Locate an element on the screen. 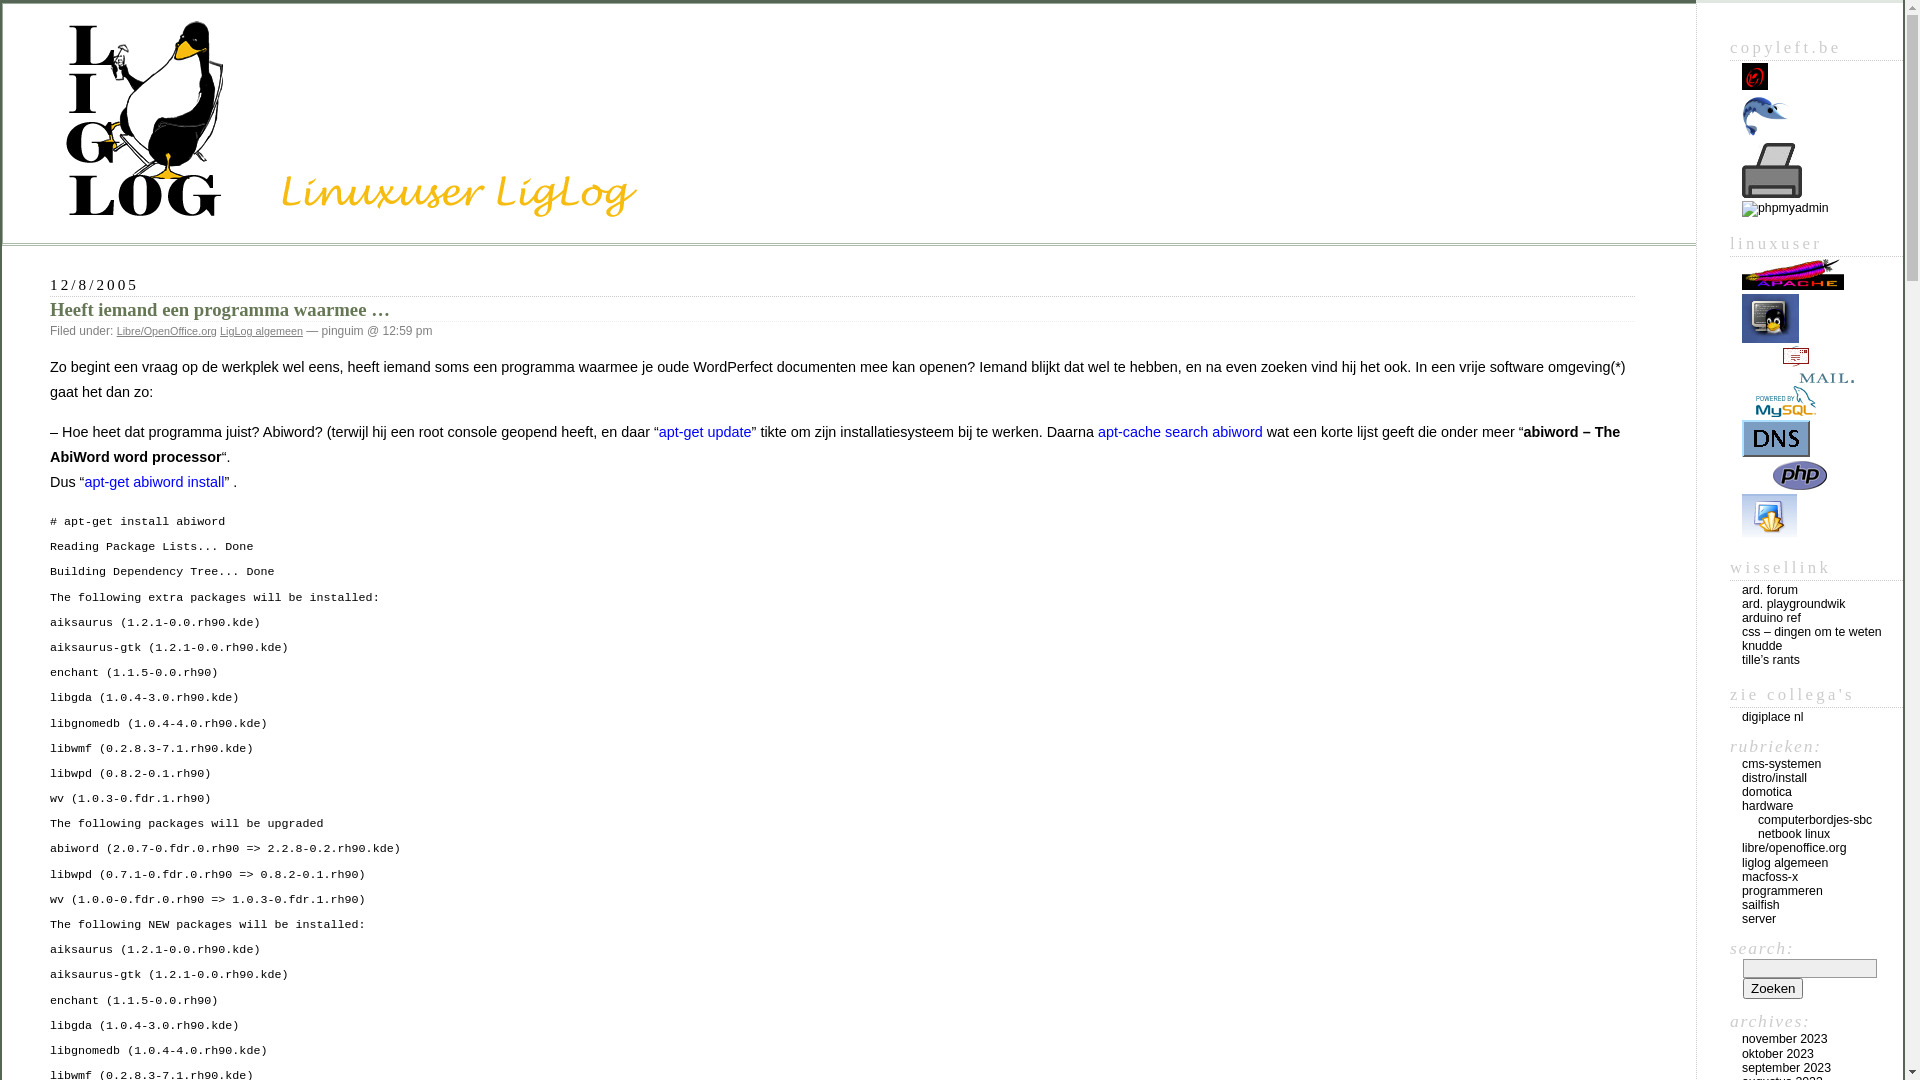  'PHP notes' is located at coordinates (1785, 486).